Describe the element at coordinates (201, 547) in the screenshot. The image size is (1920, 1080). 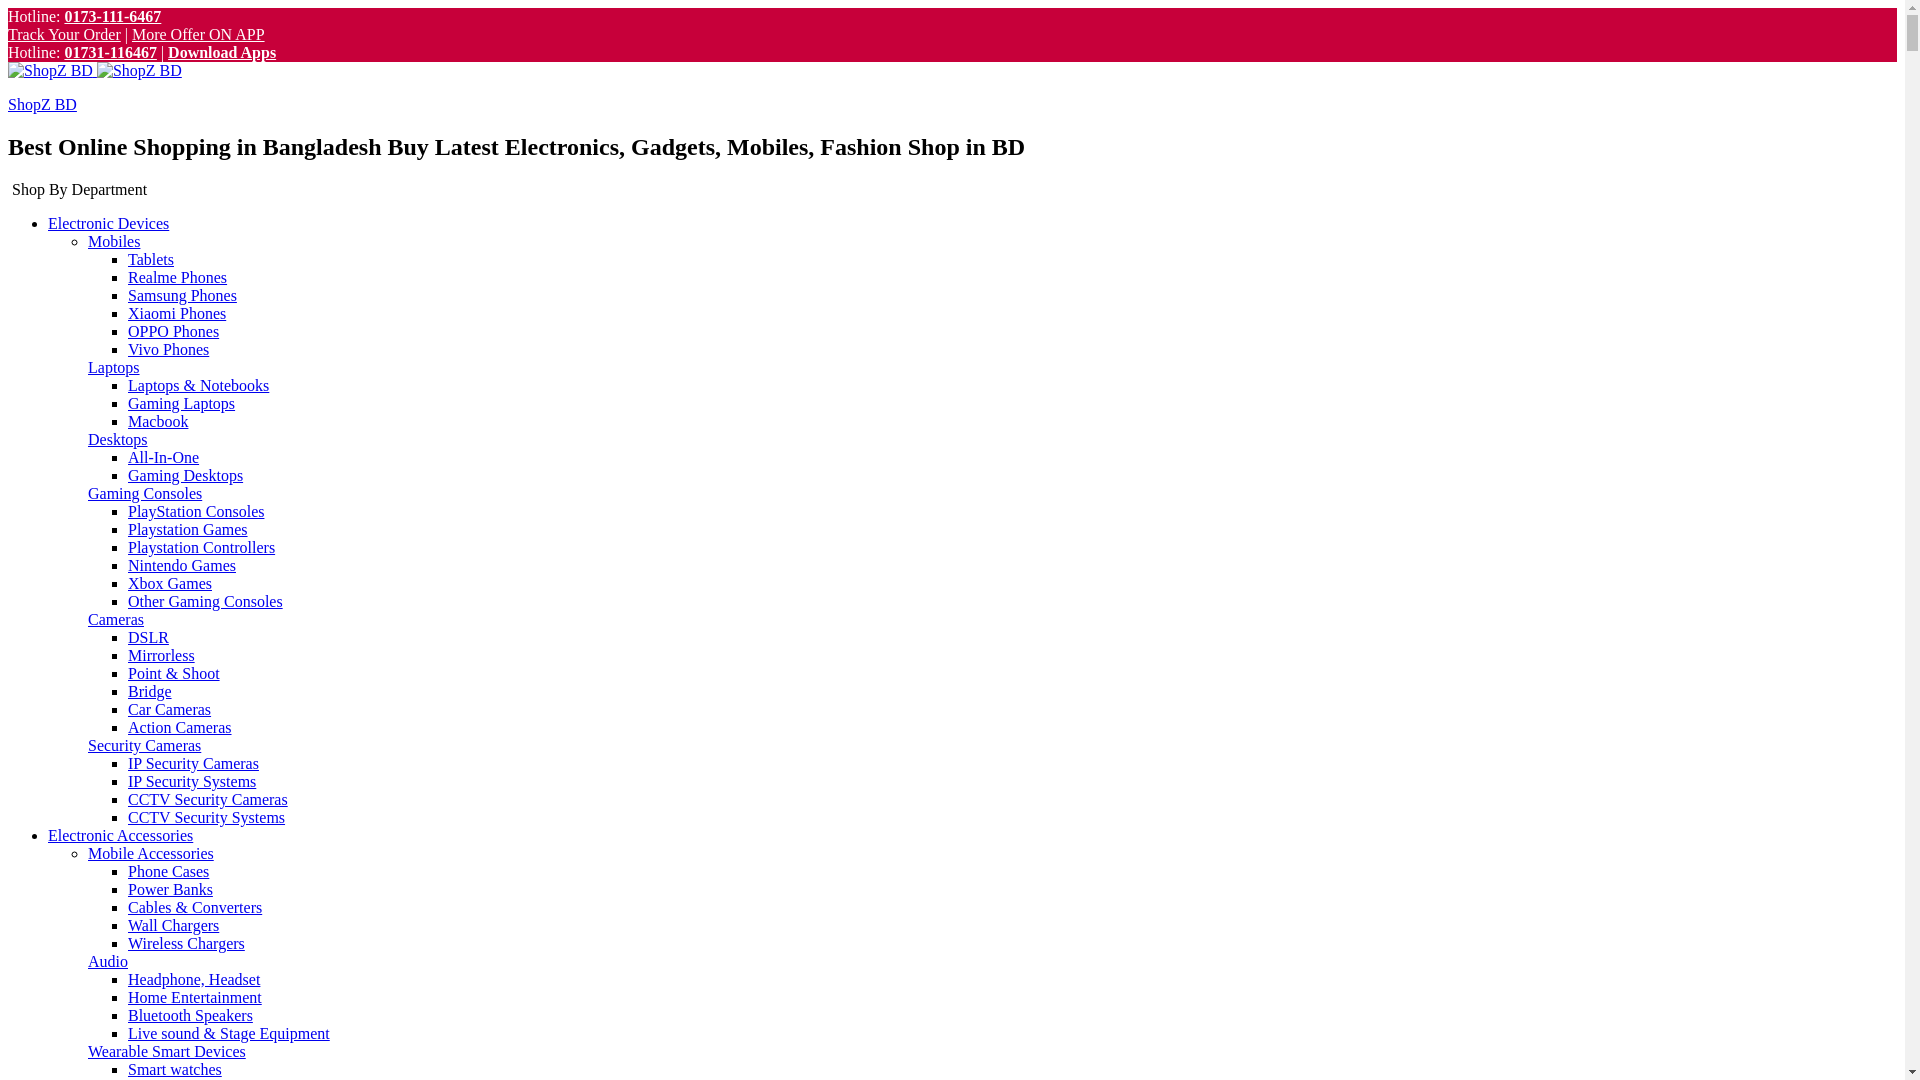
I see `'Playstation Controllers'` at that location.